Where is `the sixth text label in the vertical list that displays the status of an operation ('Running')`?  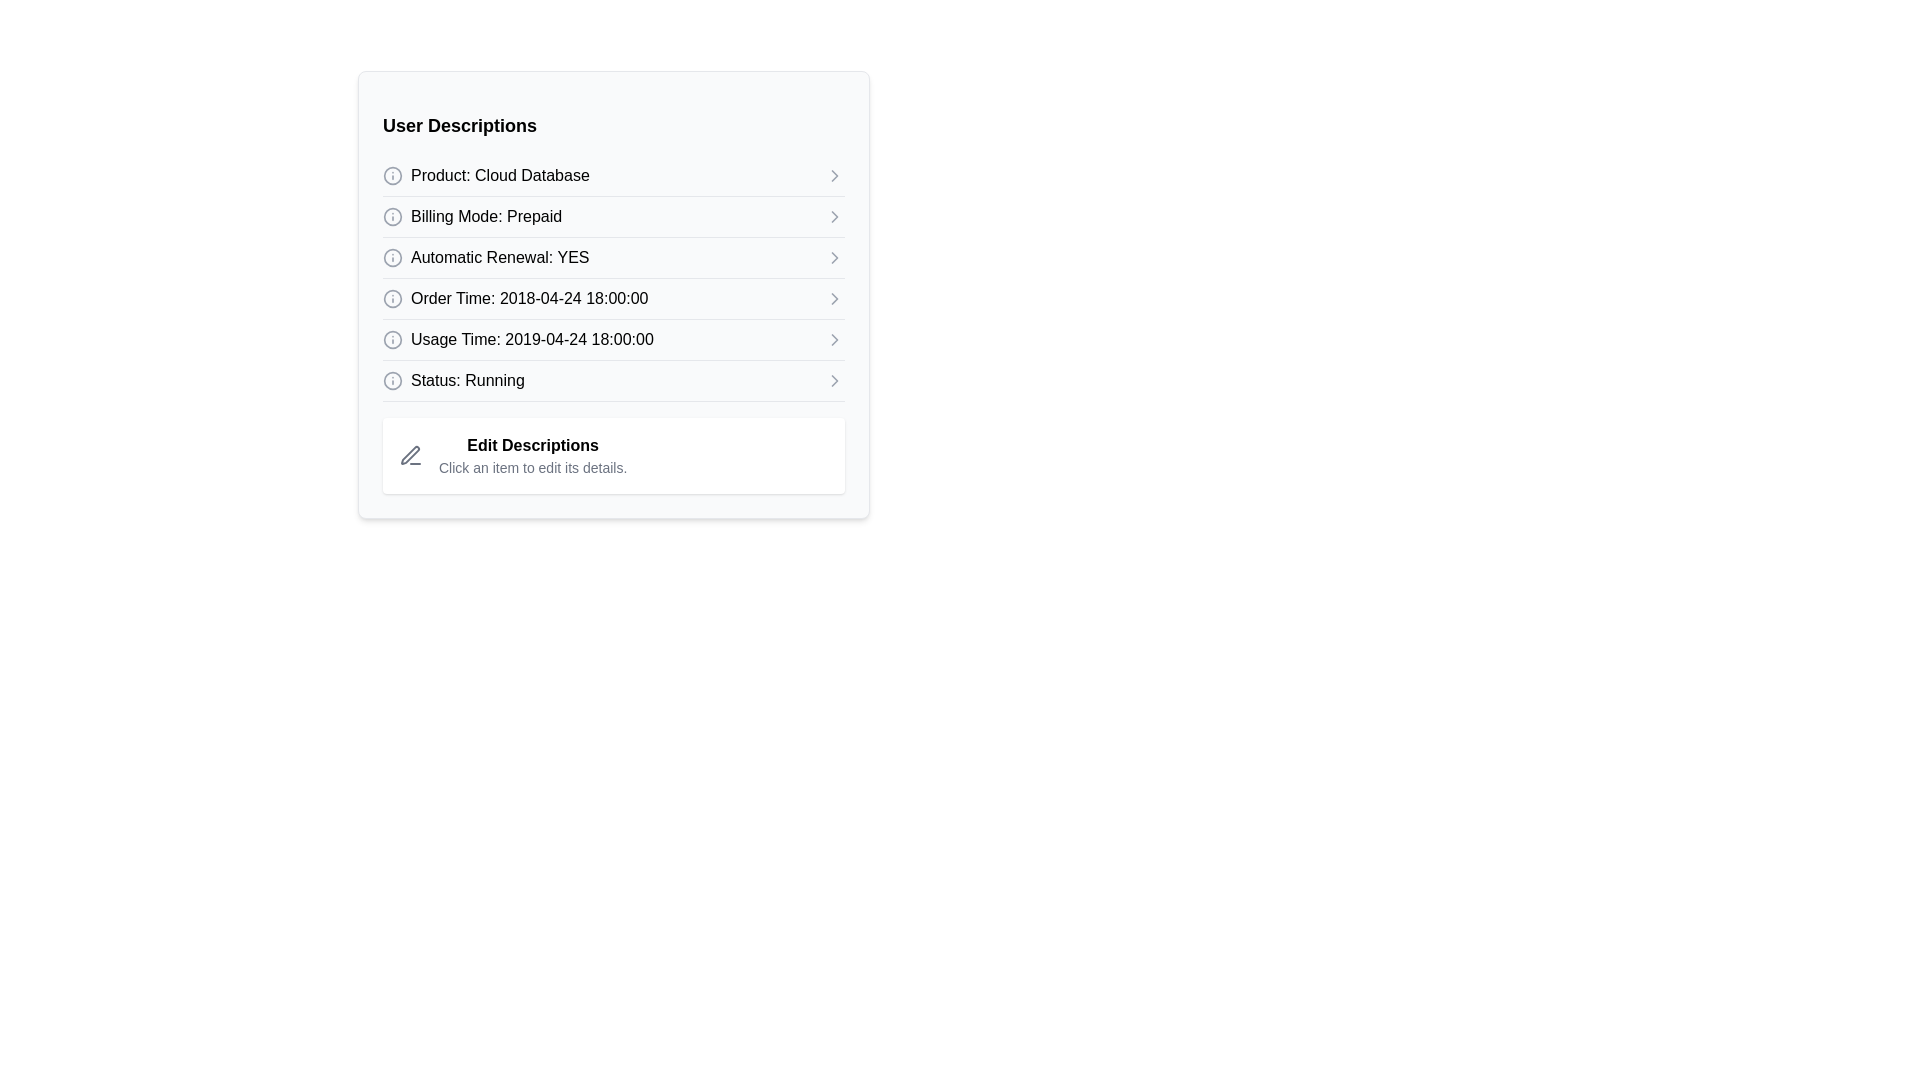
the sixth text label in the vertical list that displays the status of an operation ('Running') is located at coordinates (466, 381).